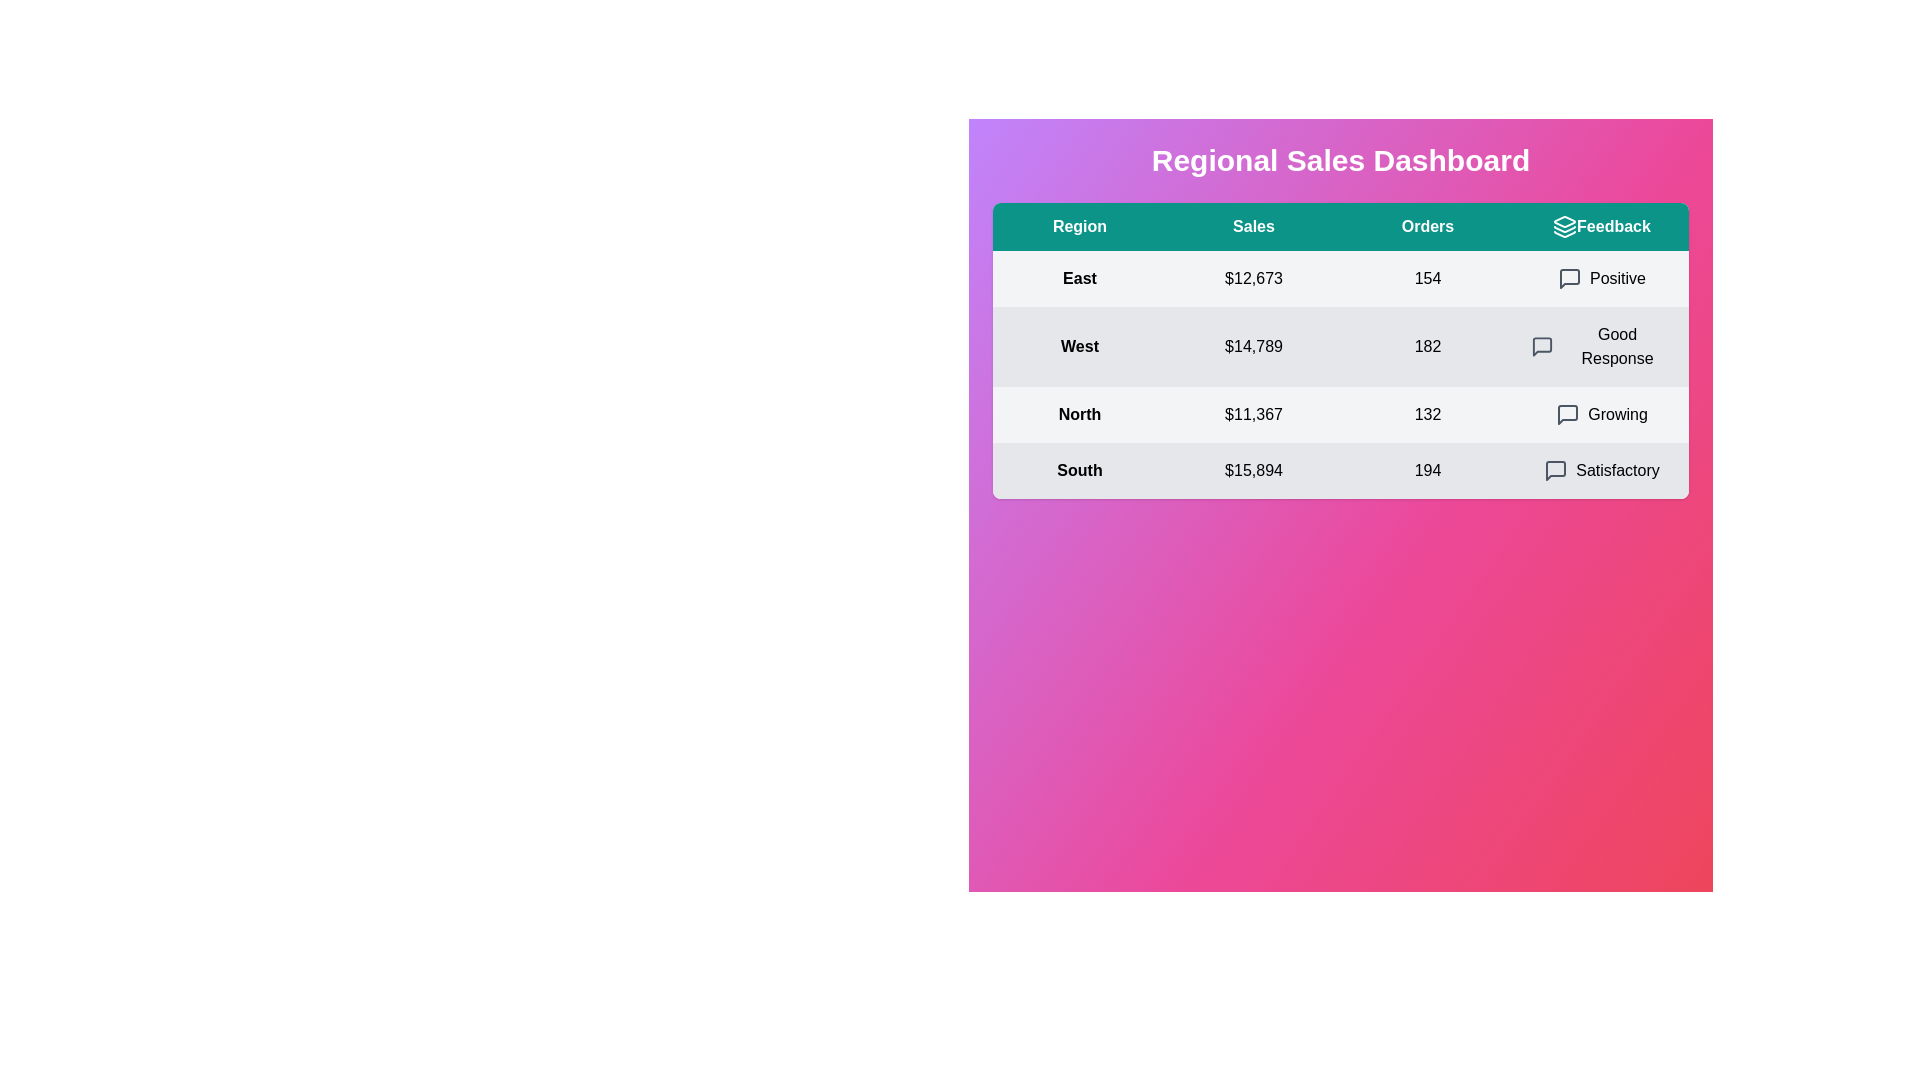  What do you see at coordinates (1555, 470) in the screenshot?
I see `the feedback icon for the South region` at bounding box center [1555, 470].